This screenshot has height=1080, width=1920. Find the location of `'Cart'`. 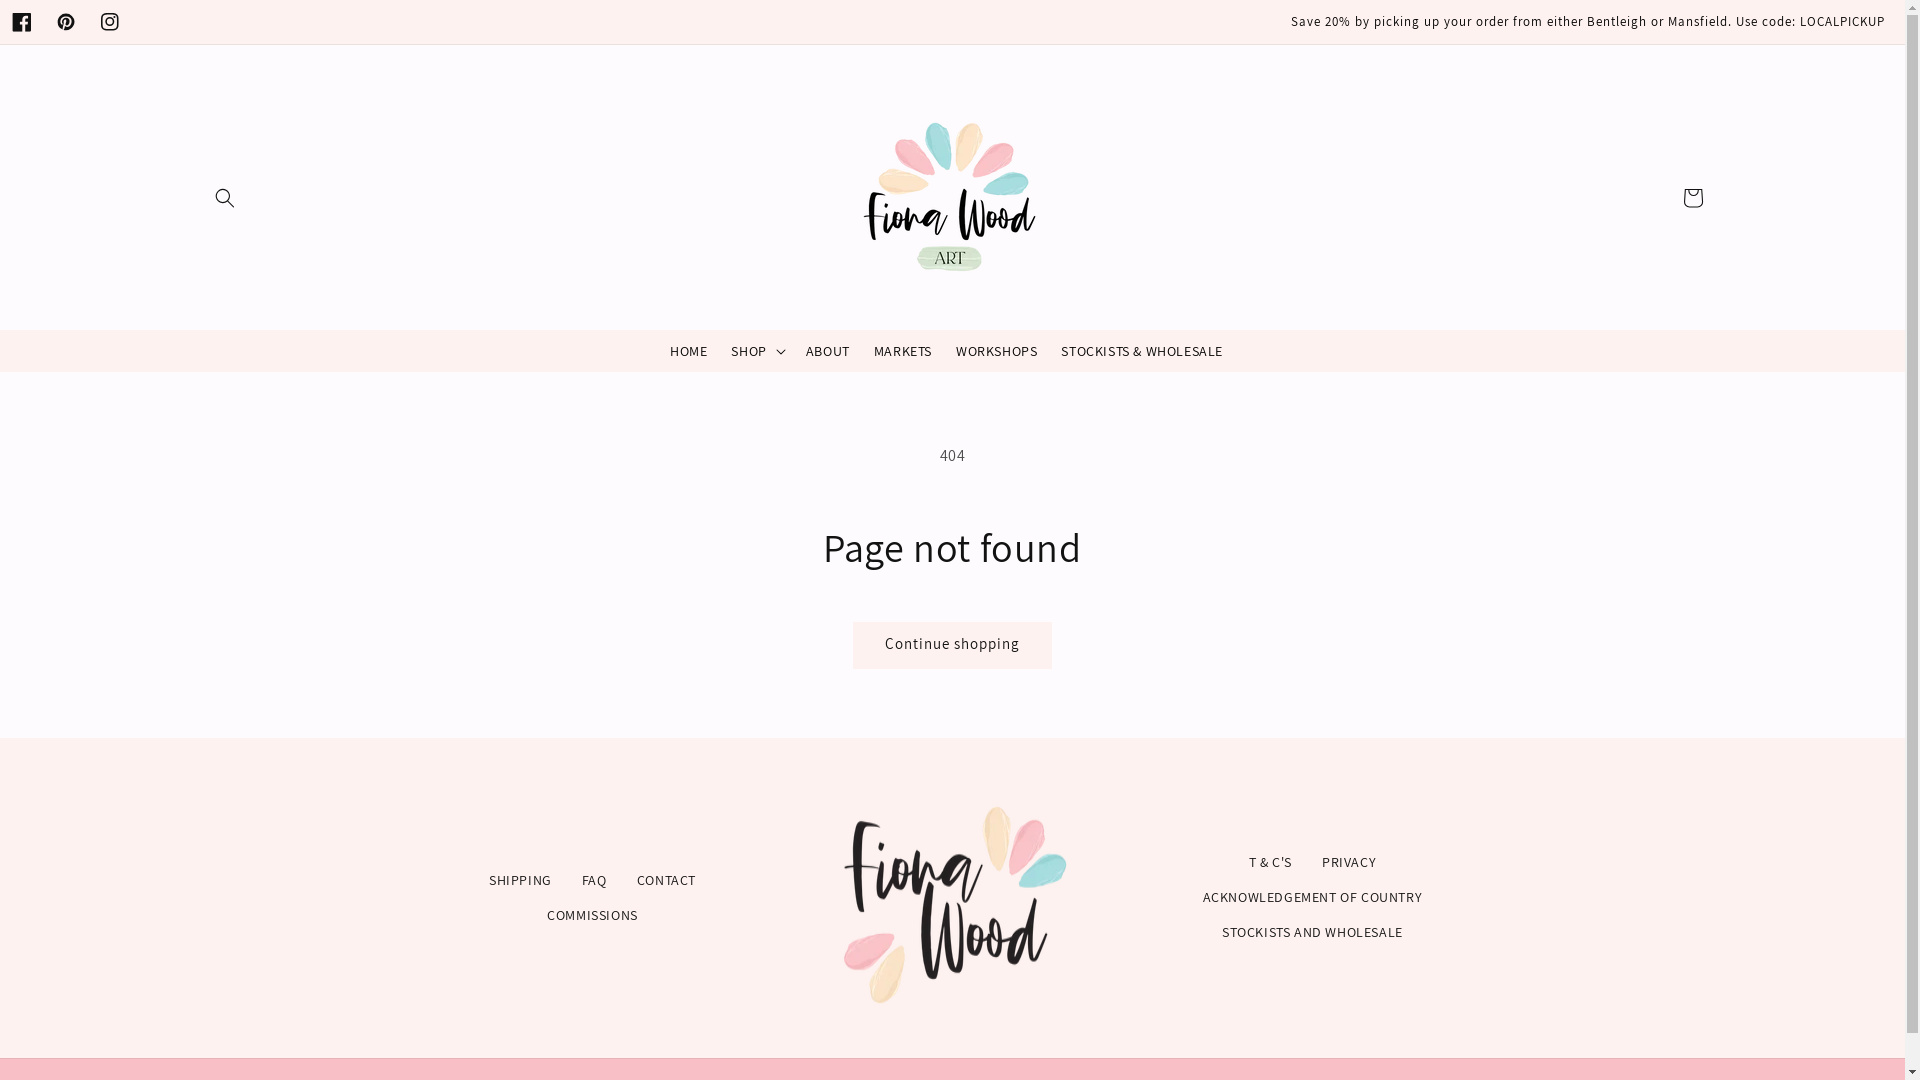

'Cart' is located at coordinates (1670, 197).